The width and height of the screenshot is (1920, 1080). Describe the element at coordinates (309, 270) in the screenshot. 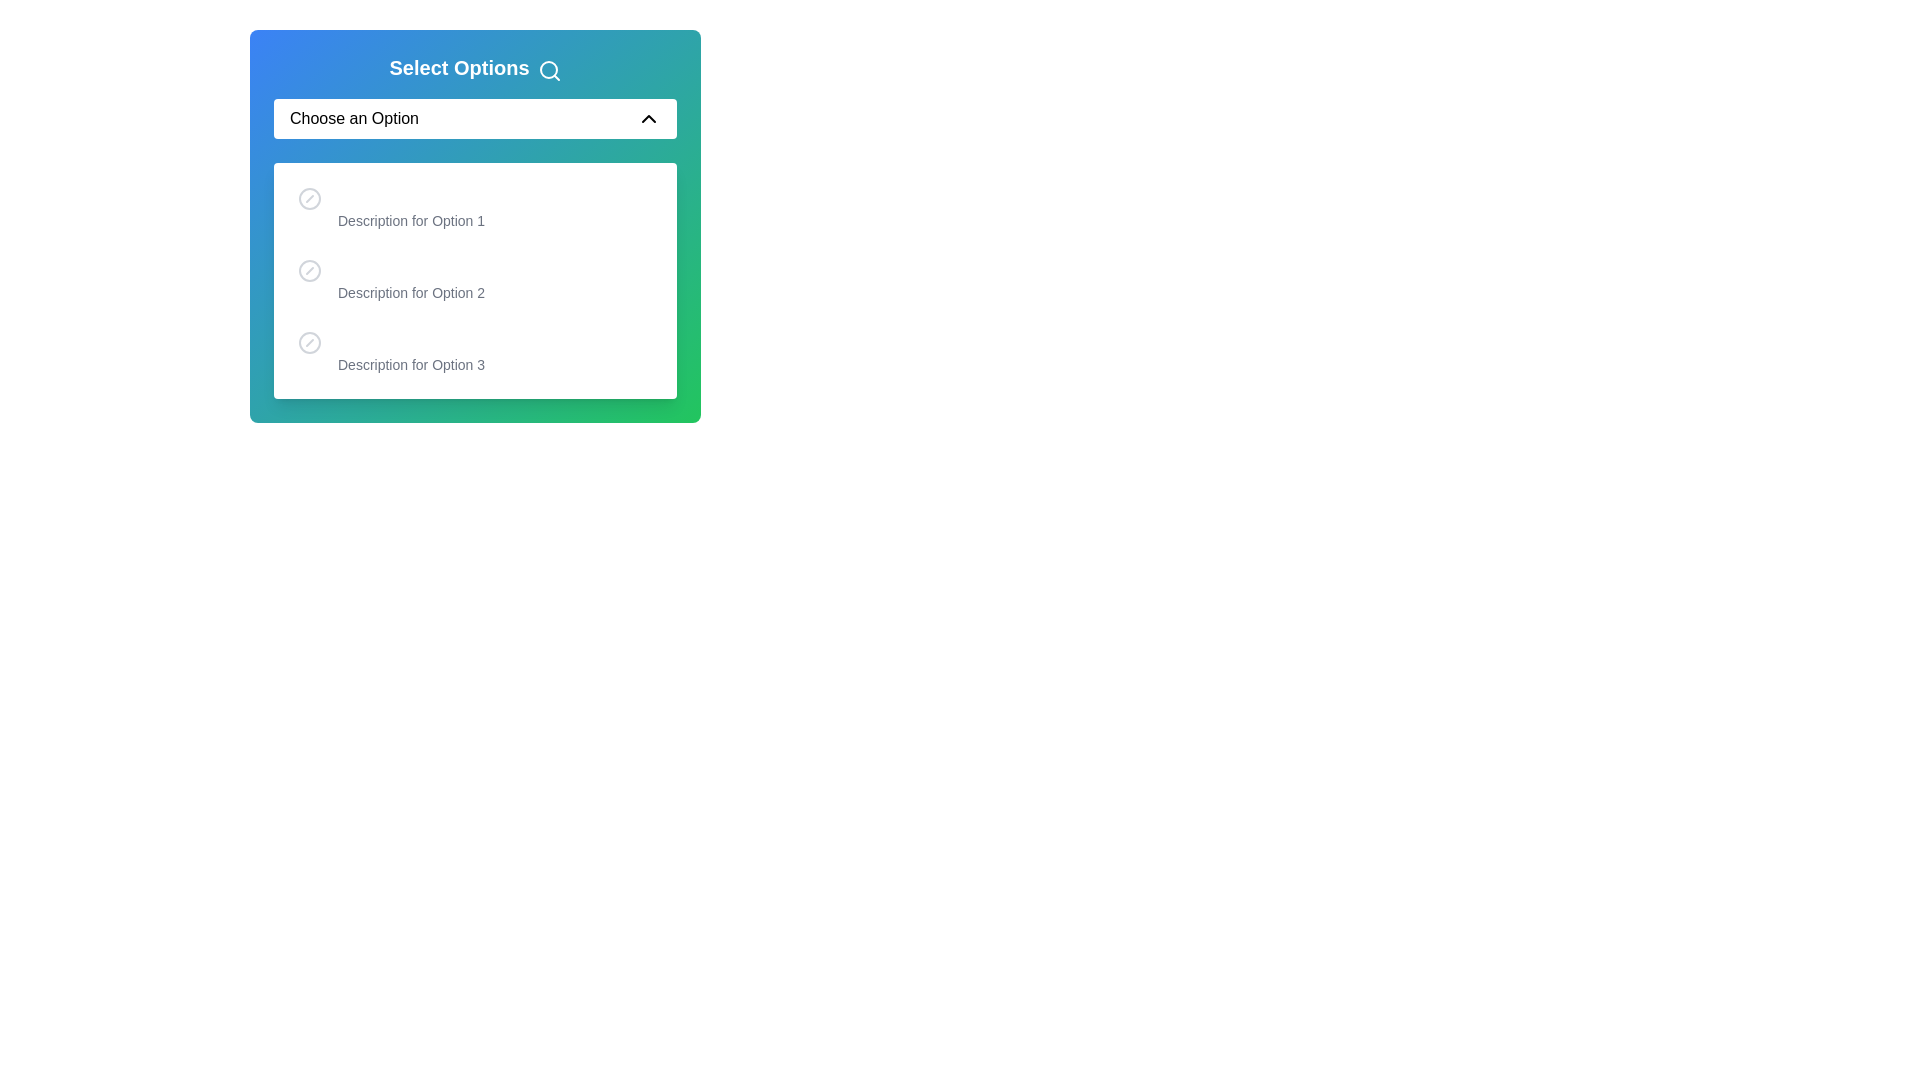

I see `the option associated with the graphical circle (SVG element) that indicates the status of 'Description for Option 2' in the drop-down menu` at that location.